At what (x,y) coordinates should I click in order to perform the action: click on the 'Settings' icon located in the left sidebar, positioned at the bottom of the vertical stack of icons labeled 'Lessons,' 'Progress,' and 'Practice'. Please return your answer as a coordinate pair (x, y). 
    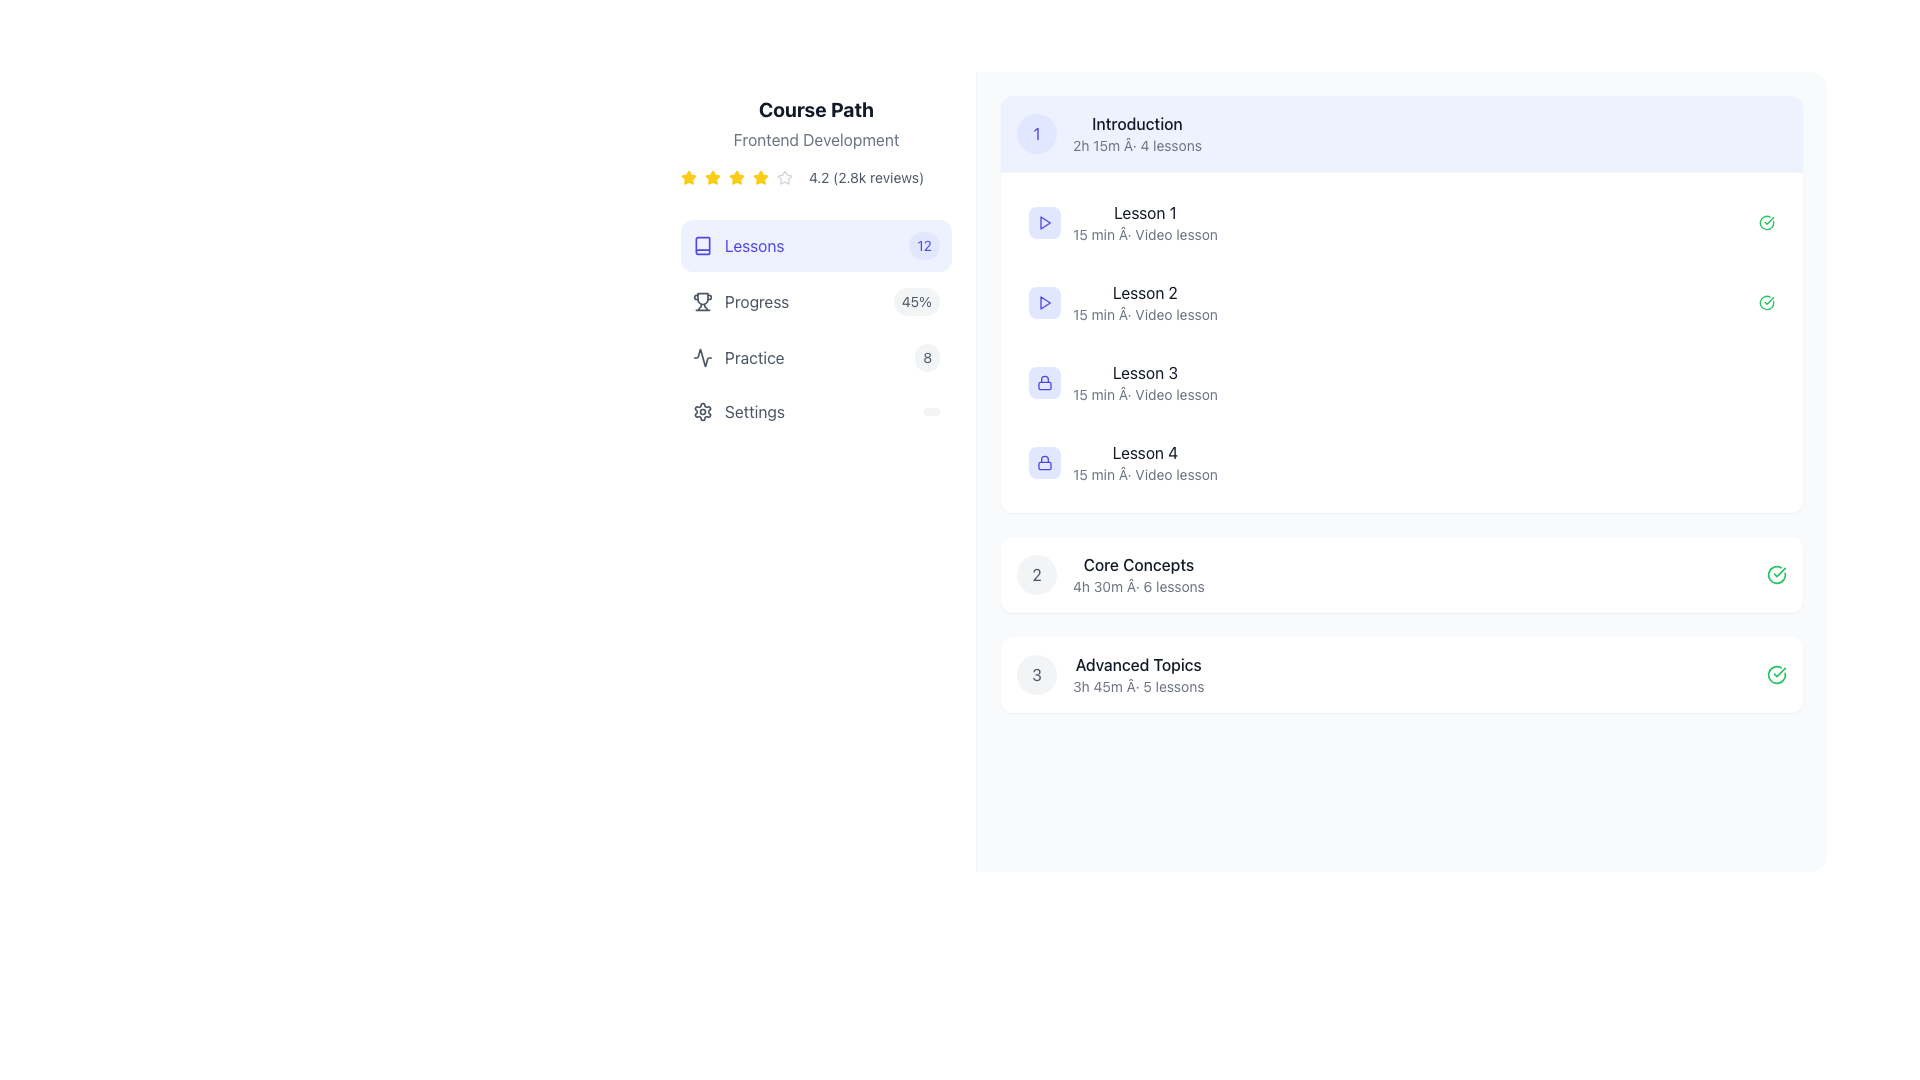
    Looking at the image, I should click on (702, 411).